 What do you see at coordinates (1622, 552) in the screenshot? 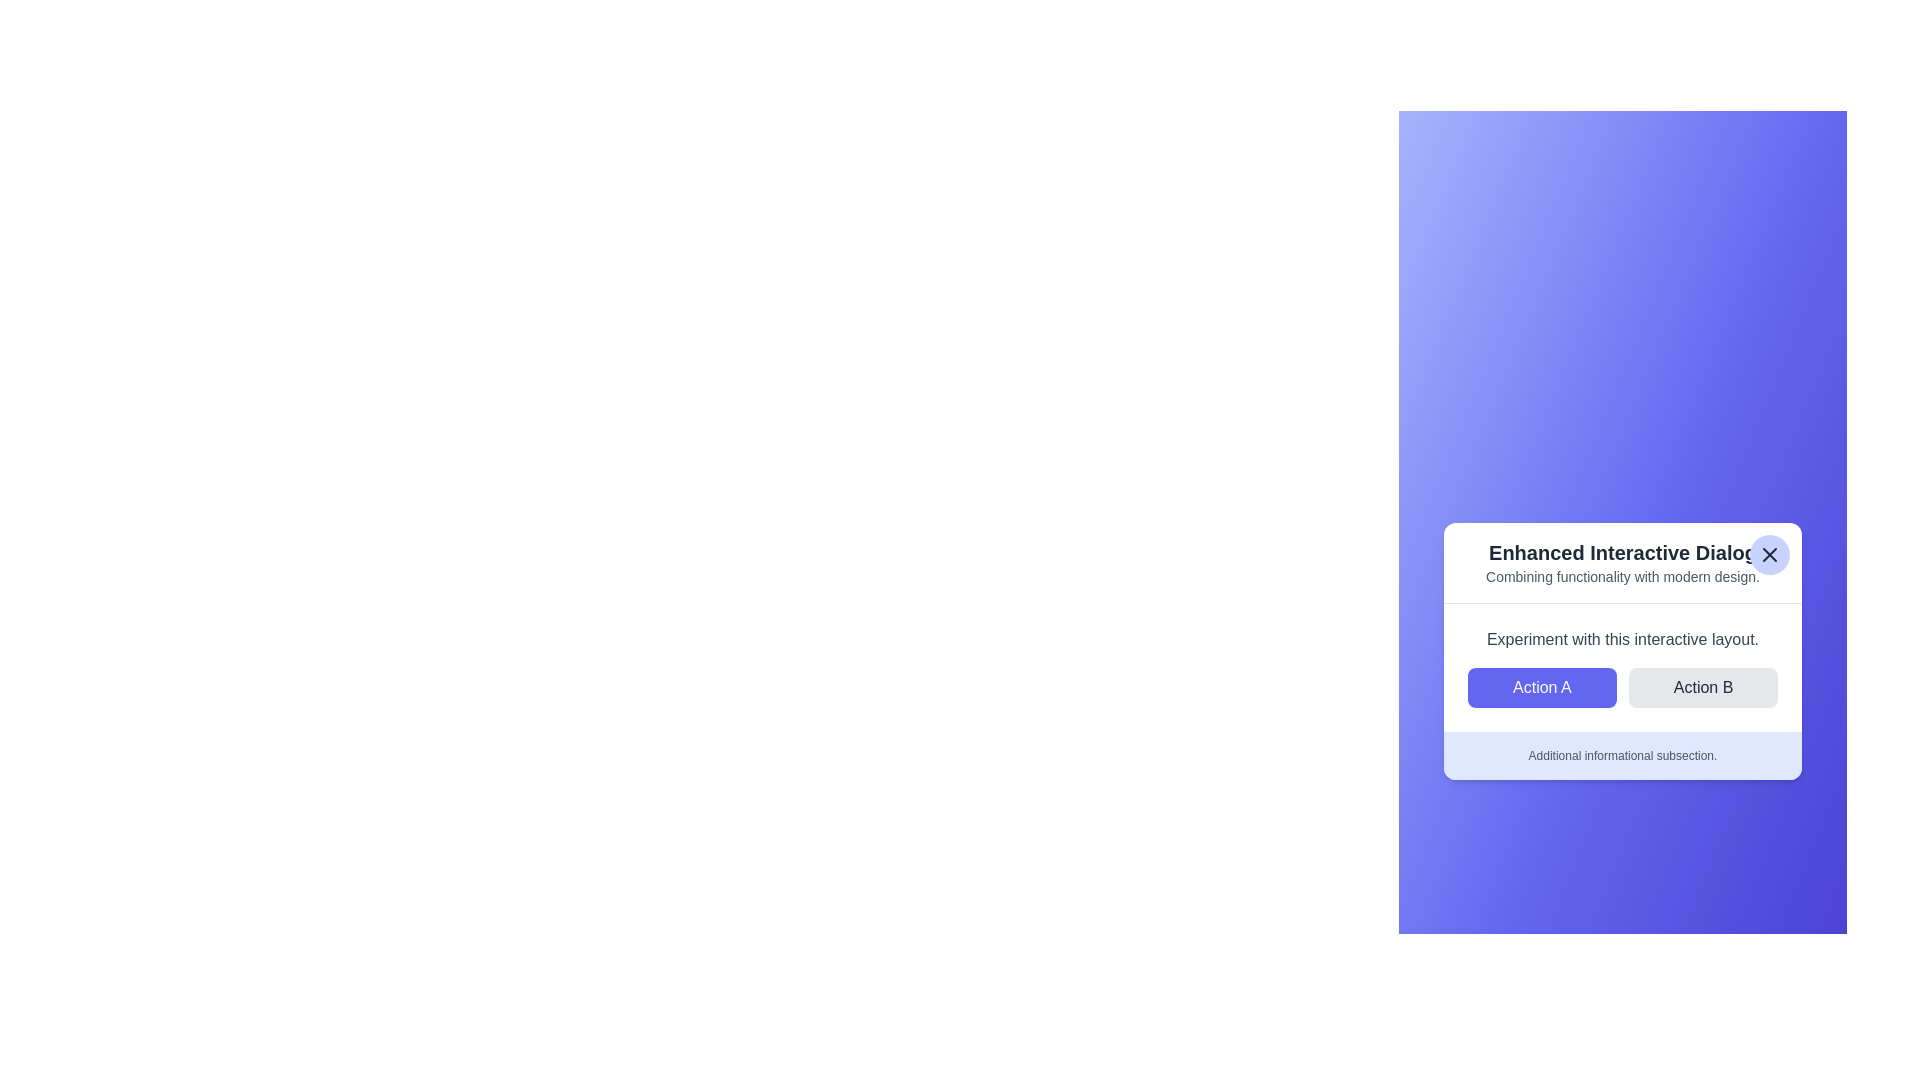
I see `title text of the dialog box, which is positioned at the top and horizontally centered above the subtitle 'Combining functionality with modern design.'` at bounding box center [1622, 552].